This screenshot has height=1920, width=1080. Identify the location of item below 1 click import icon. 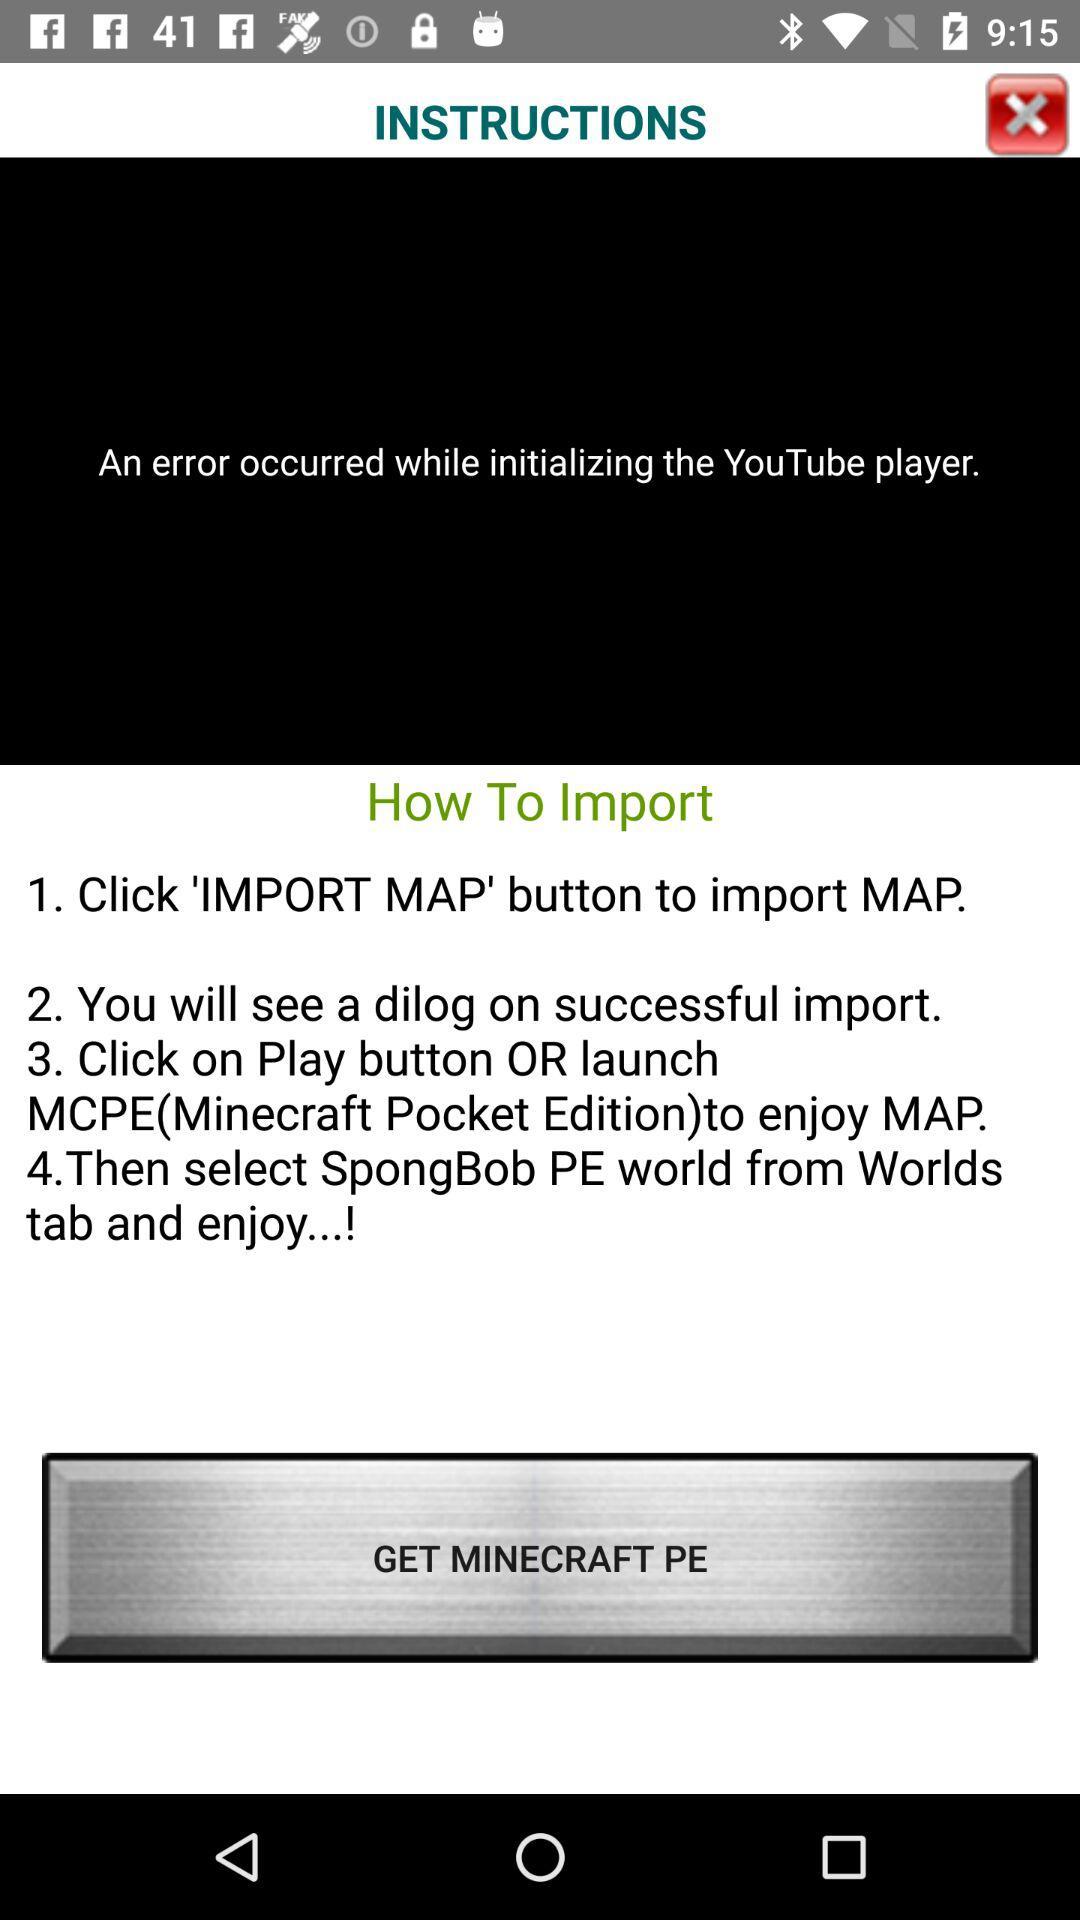
(540, 1556).